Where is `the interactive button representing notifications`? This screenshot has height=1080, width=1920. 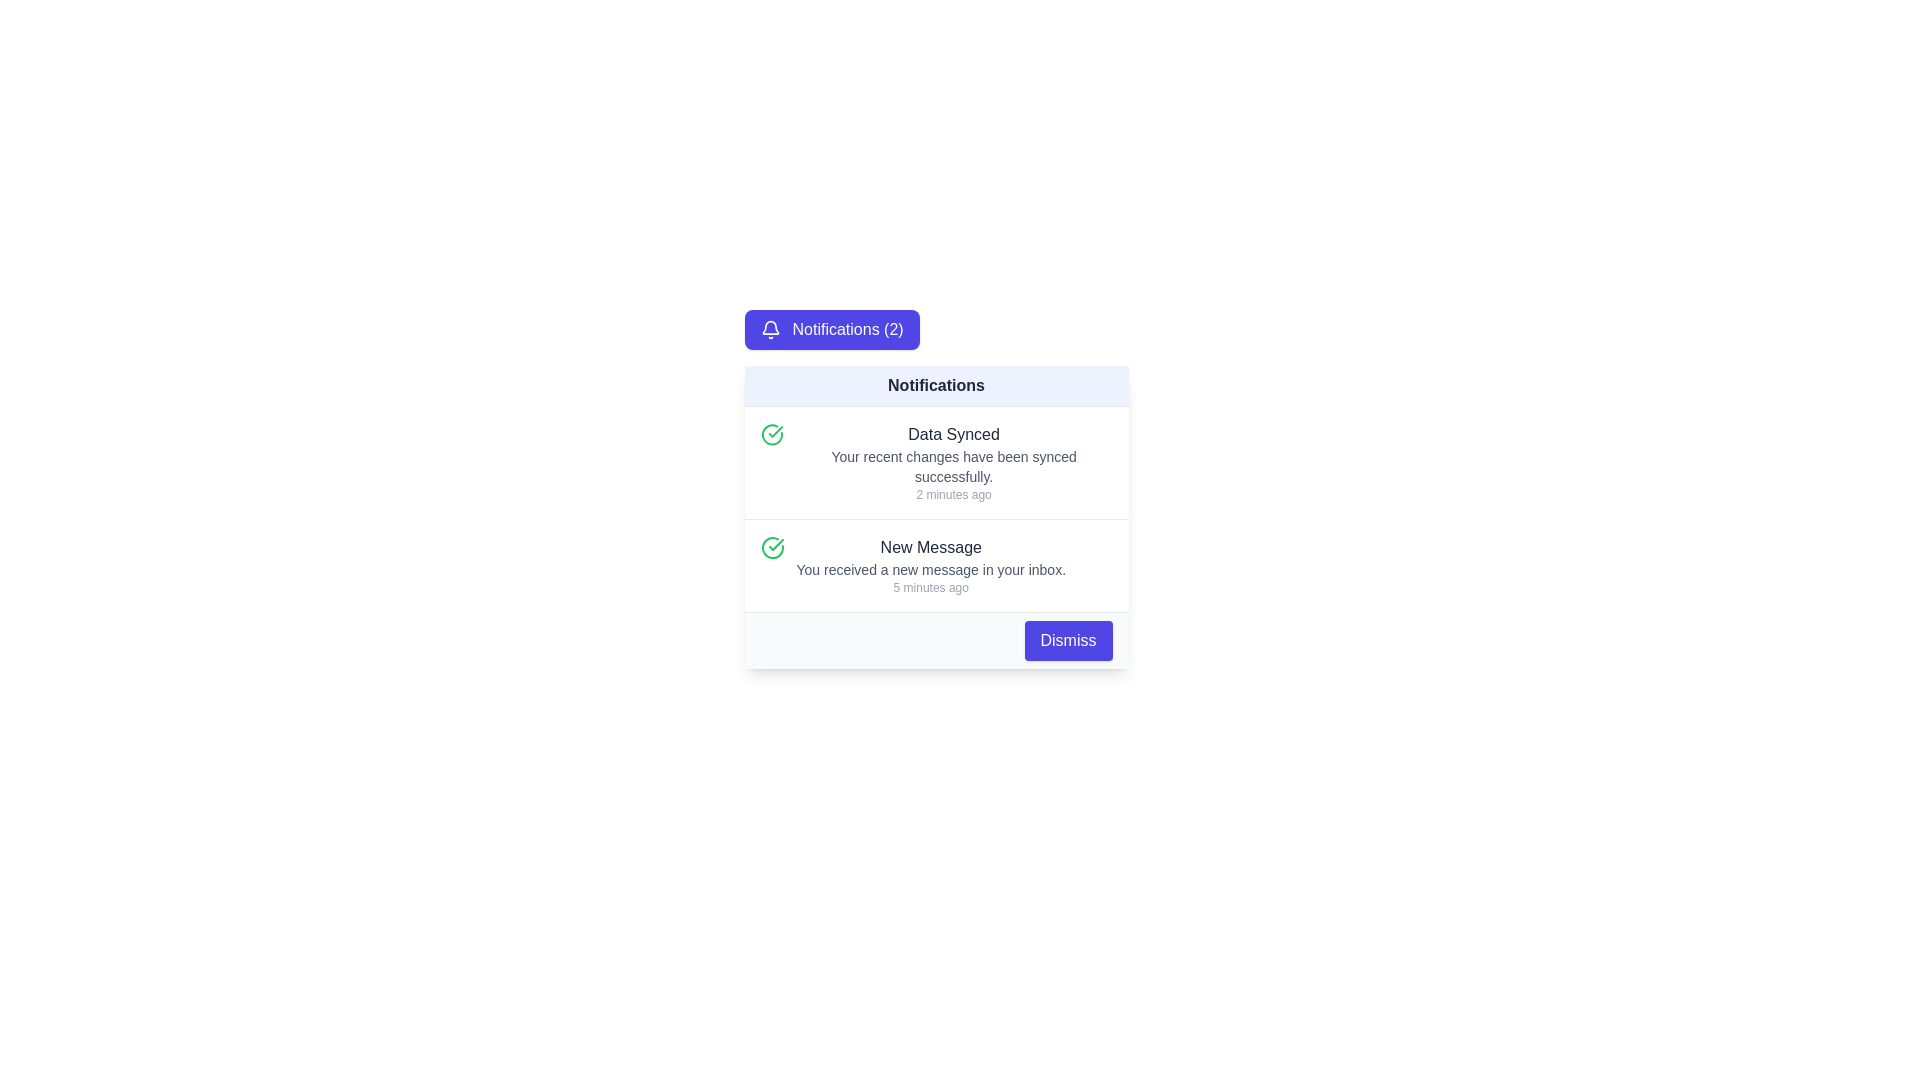
the interactive button representing notifications is located at coordinates (832, 329).